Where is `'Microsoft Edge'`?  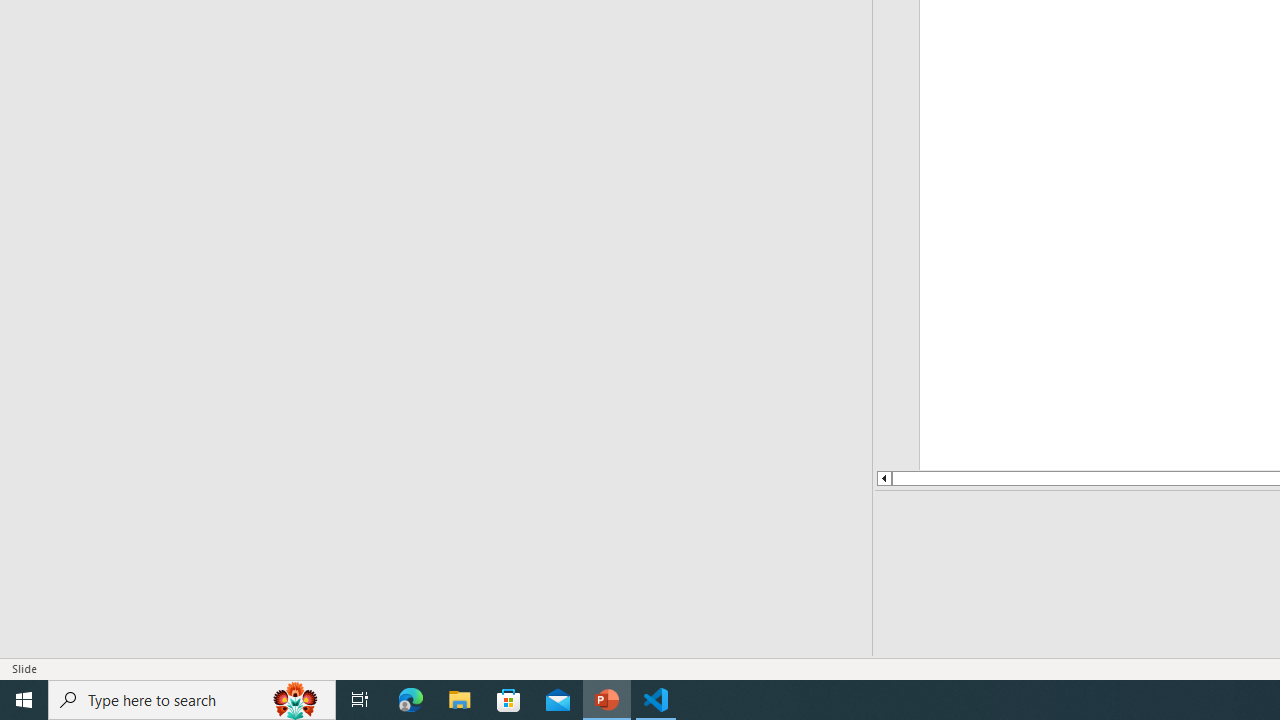
'Microsoft Edge' is located at coordinates (410, 698).